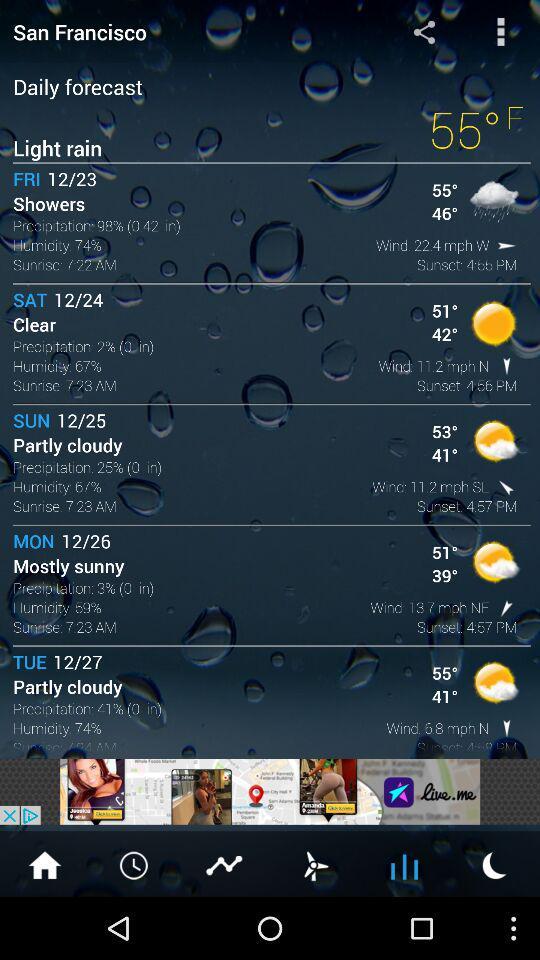 The height and width of the screenshot is (960, 540). Describe the element at coordinates (423, 33) in the screenshot. I see `the share icon` at that location.